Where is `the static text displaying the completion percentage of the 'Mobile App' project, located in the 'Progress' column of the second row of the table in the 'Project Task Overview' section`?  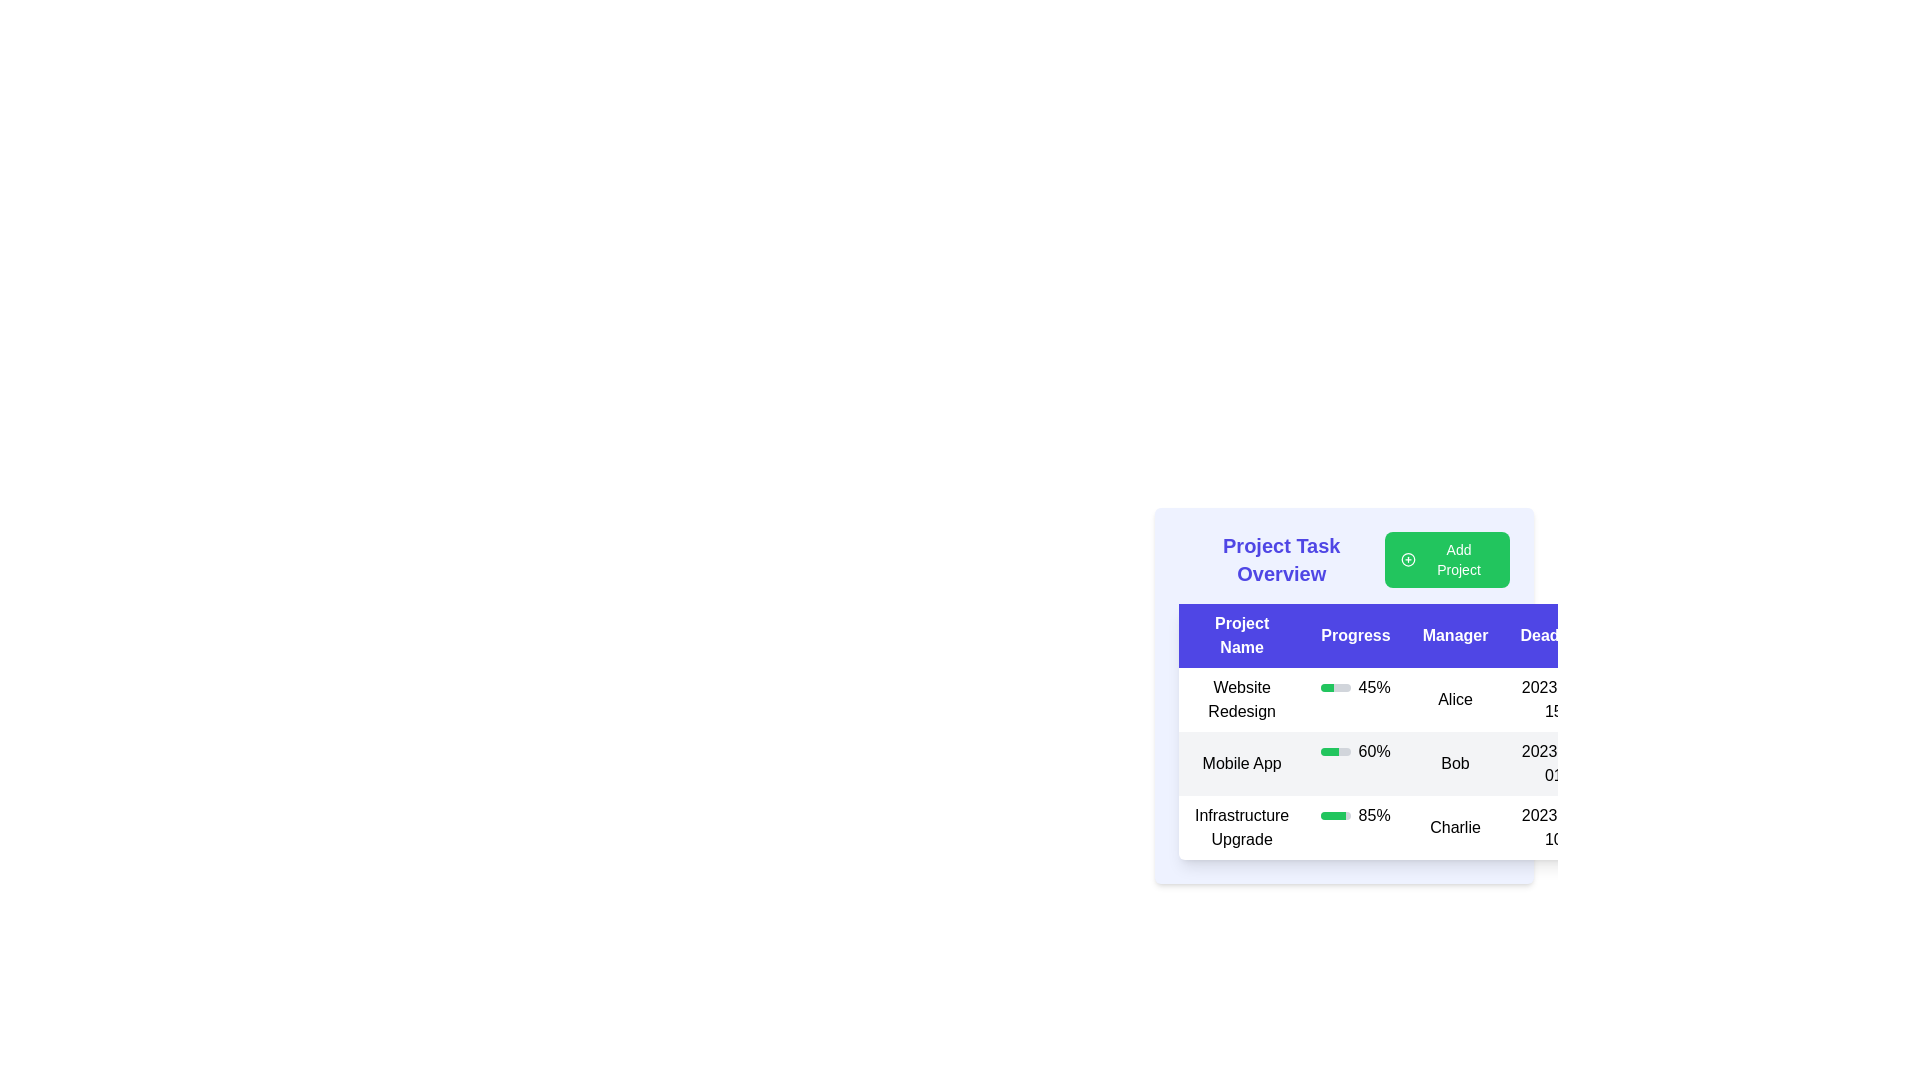 the static text displaying the completion percentage of the 'Mobile App' project, located in the 'Progress' column of the second row of the table in the 'Project Task Overview' section is located at coordinates (1373, 752).